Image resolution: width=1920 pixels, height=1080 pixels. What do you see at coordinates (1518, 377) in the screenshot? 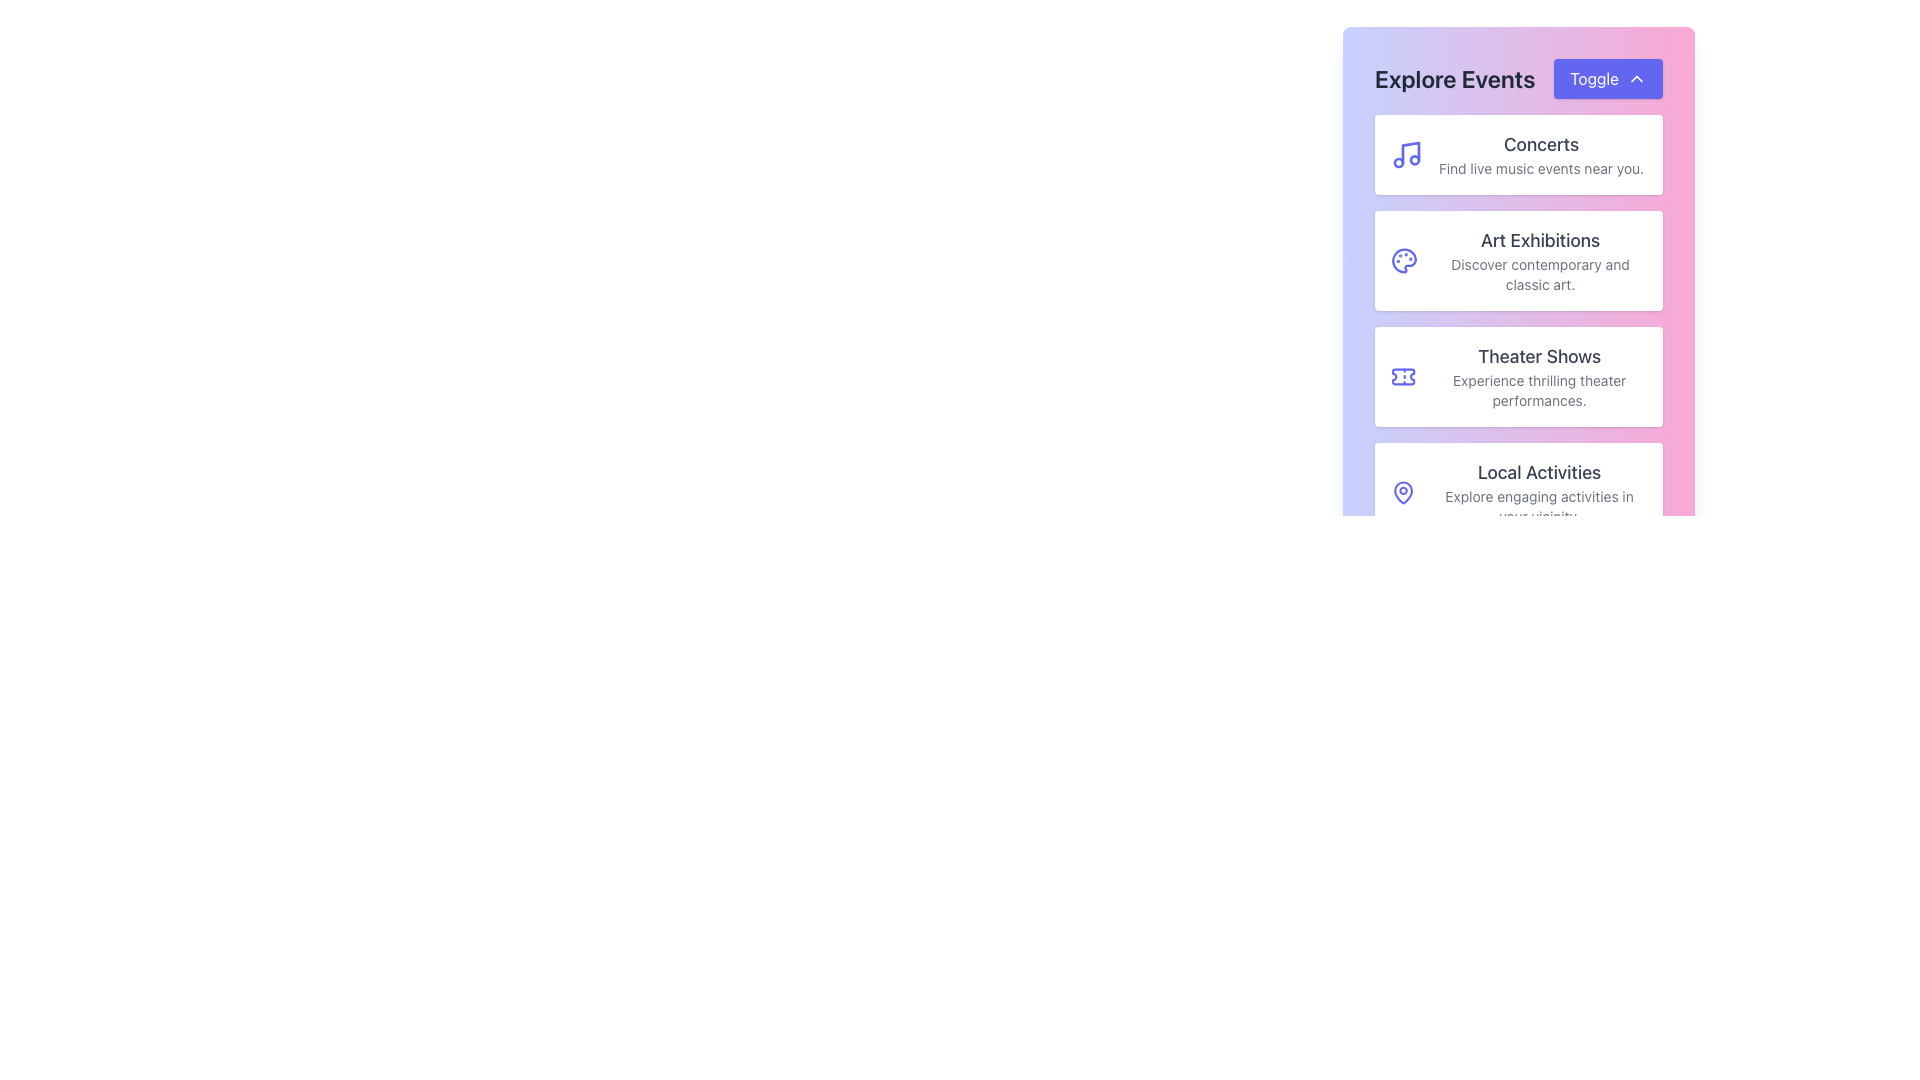
I see `the interactive card labeled 'Theater Shows', which is the third item in a vertical list and features an indigo ticket icon on the left, followed by two lines of text describing theater performances` at bounding box center [1518, 377].